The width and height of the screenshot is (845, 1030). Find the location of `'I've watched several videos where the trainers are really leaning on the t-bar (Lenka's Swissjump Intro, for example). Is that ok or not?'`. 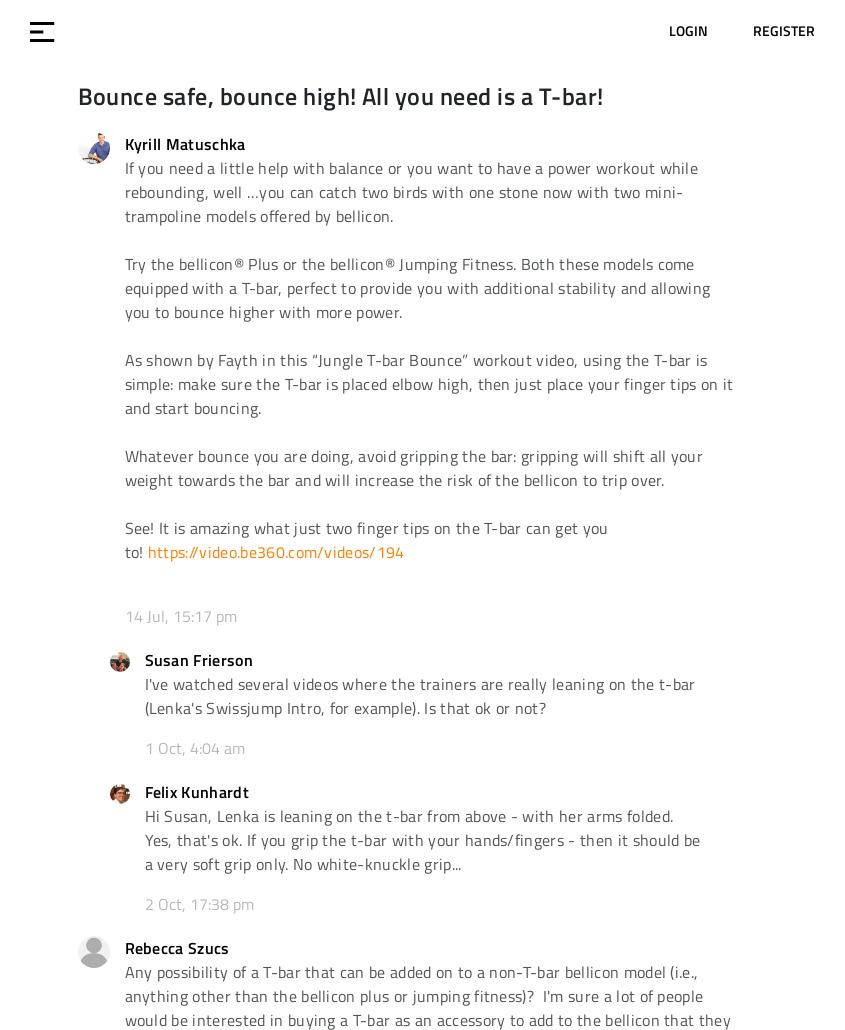

'I've watched several videos where the trainers are really leaning on the t-bar (Lenka's Swissjump Intro, for example). Is that ok or not?' is located at coordinates (418, 695).